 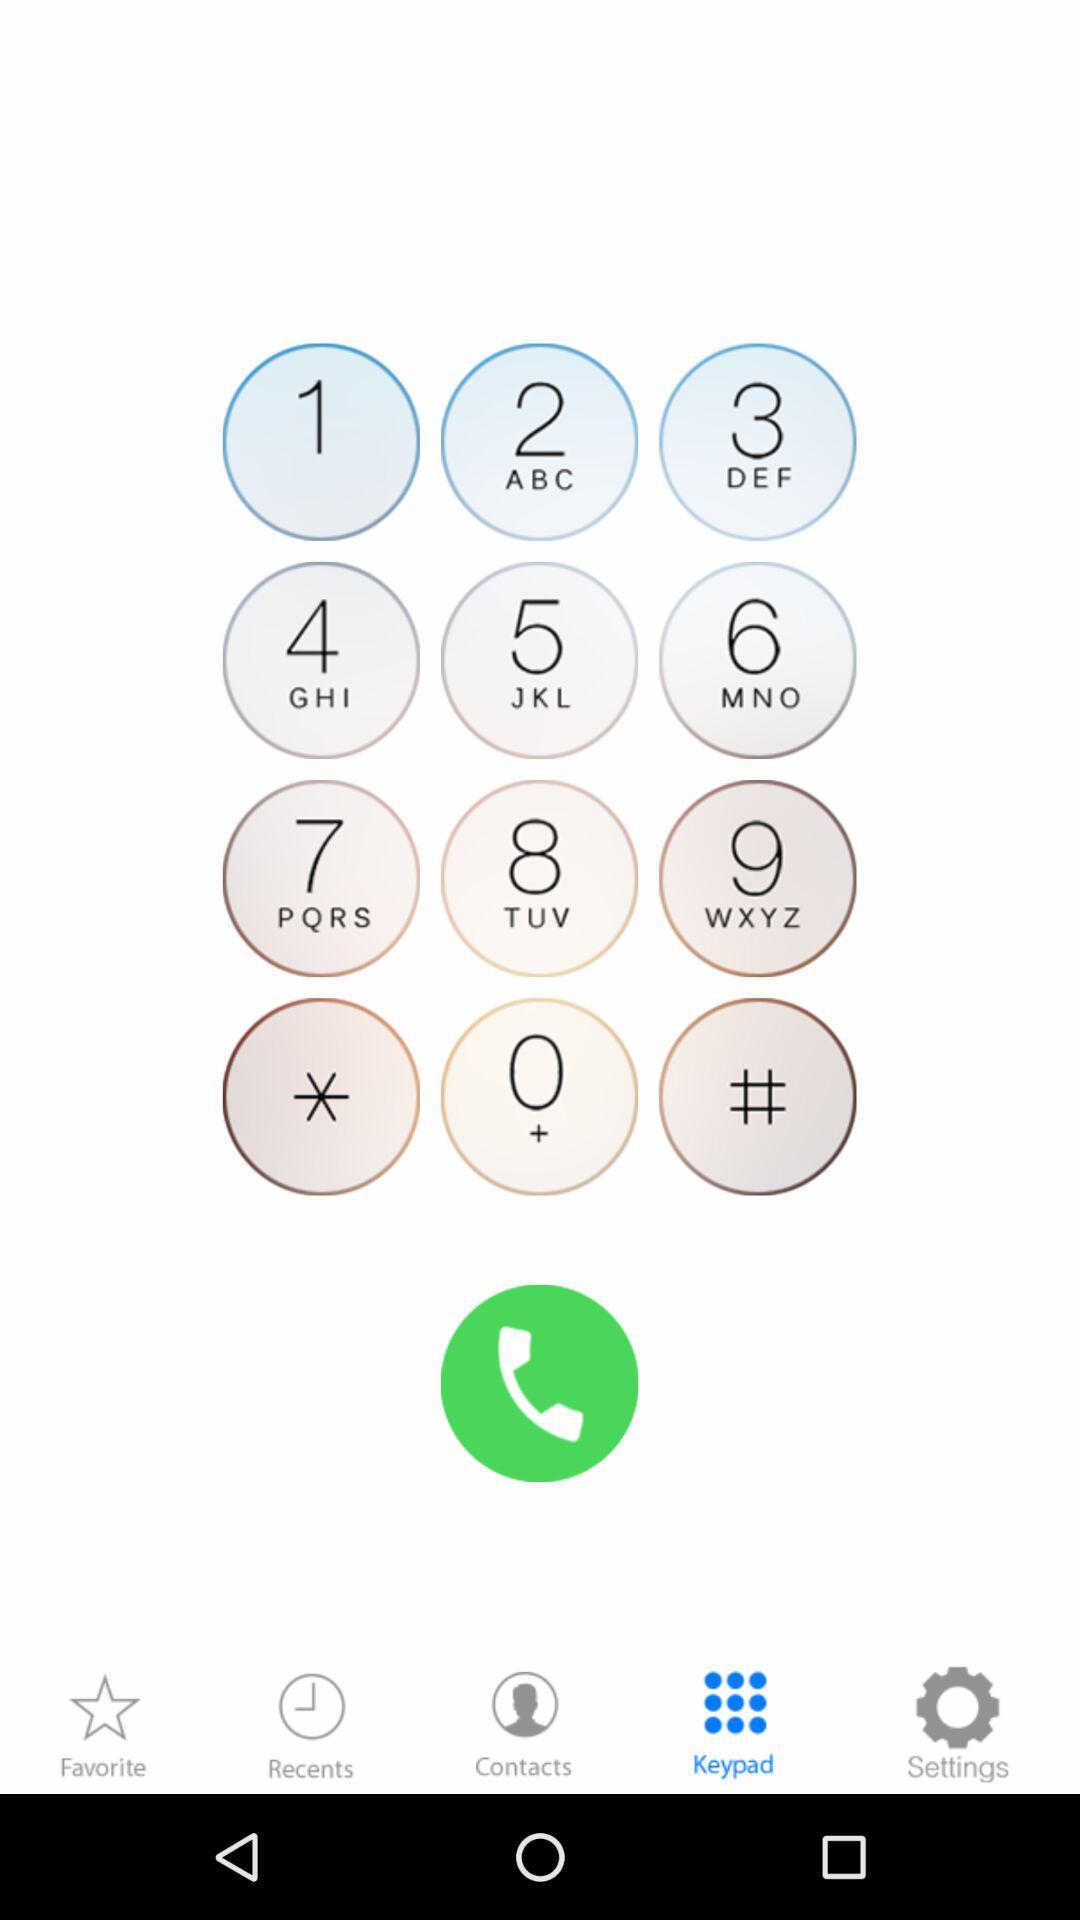 I want to click on the photo icon, so click(x=757, y=706).